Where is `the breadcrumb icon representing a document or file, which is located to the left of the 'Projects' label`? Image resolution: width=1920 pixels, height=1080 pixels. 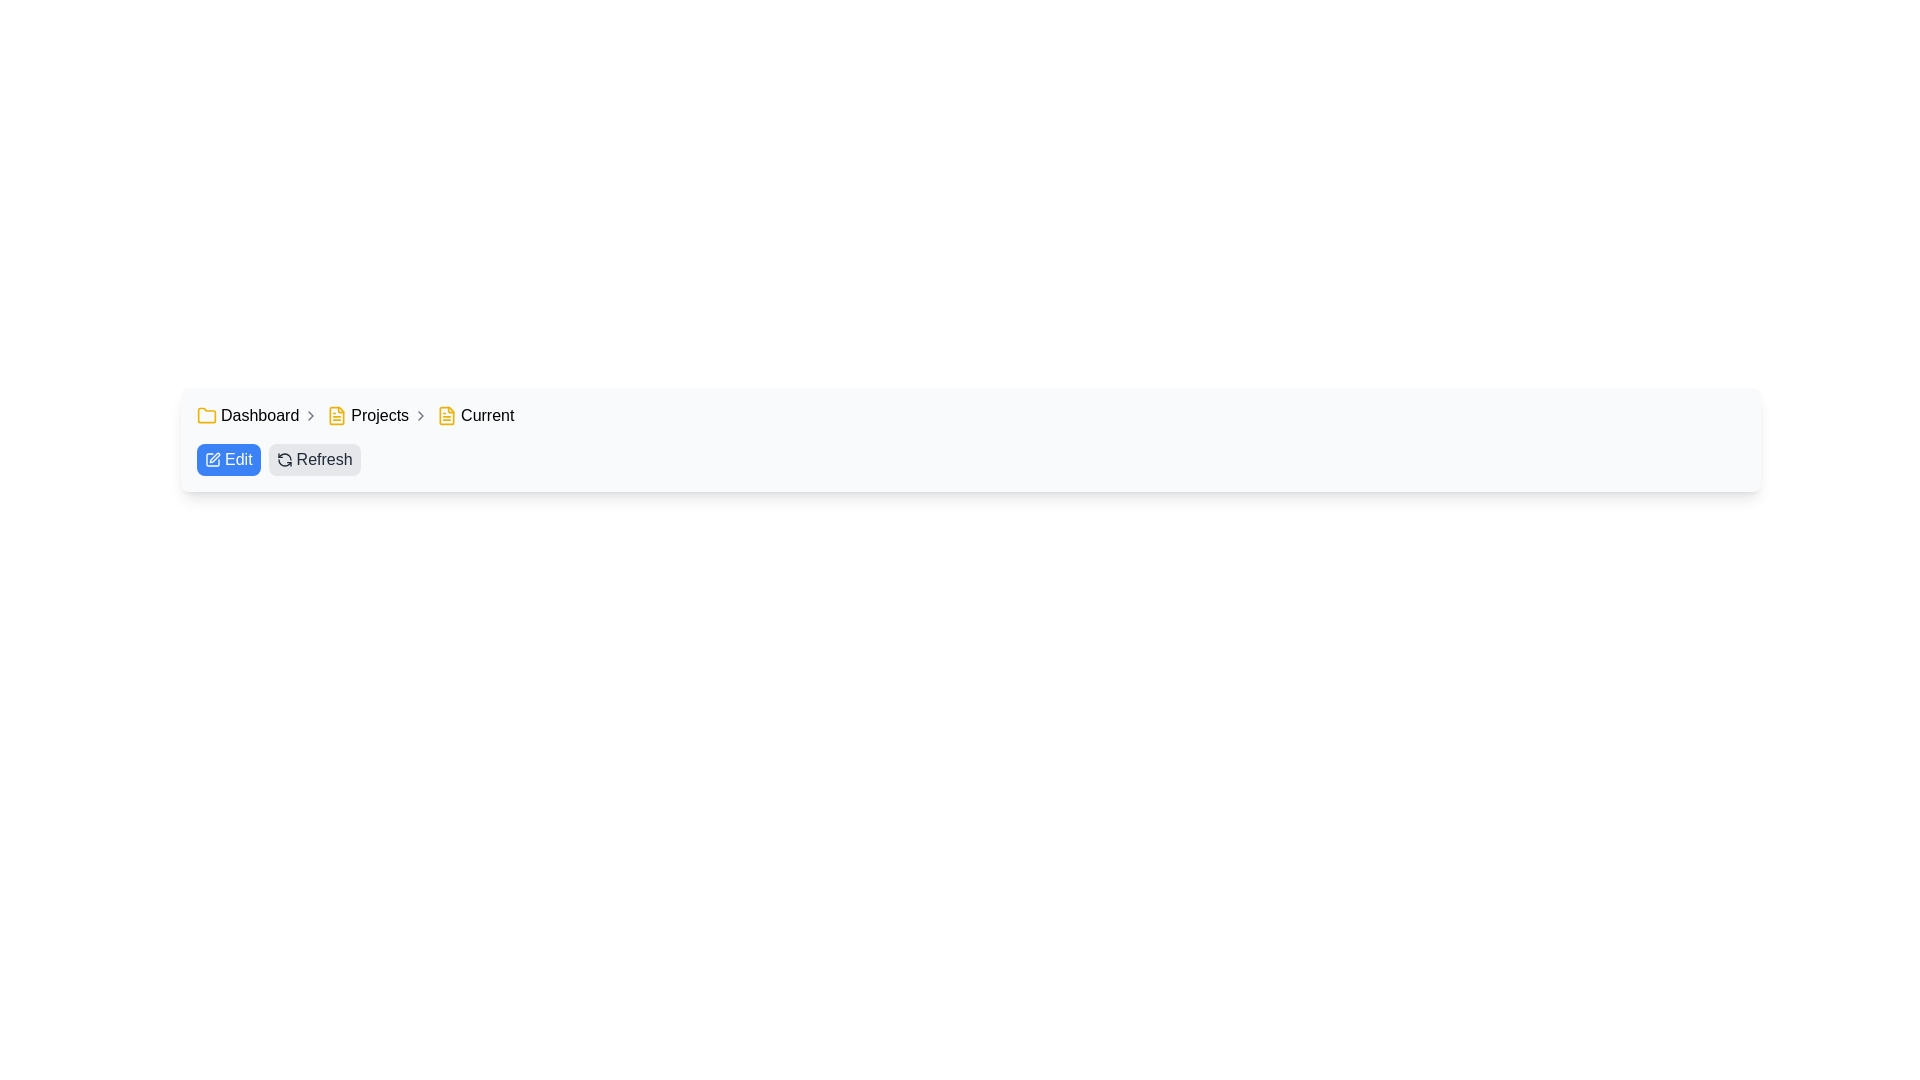
the breadcrumb icon representing a document or file, which is located to the left of the 'Projects' label is located at coordinates (337, 415).